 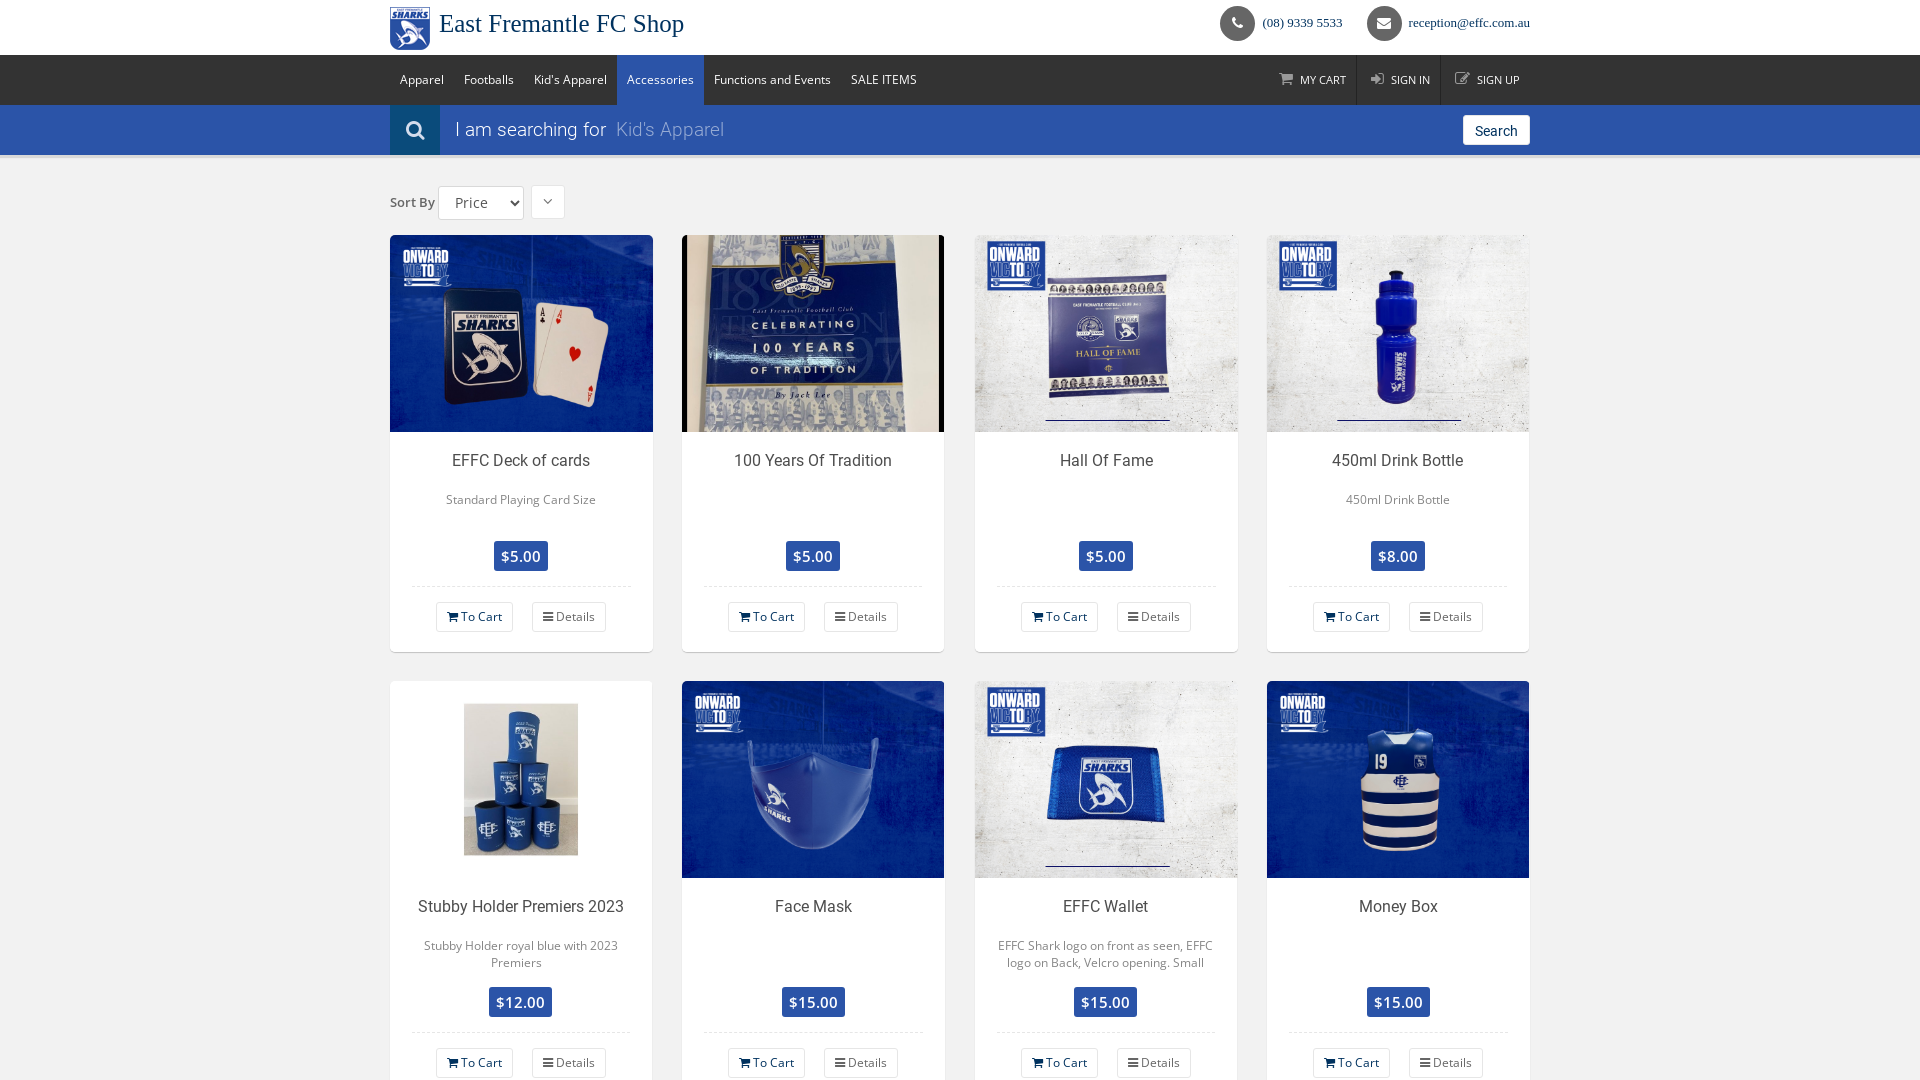 I want to click on 'To Cart', so click(x=473, y=616).